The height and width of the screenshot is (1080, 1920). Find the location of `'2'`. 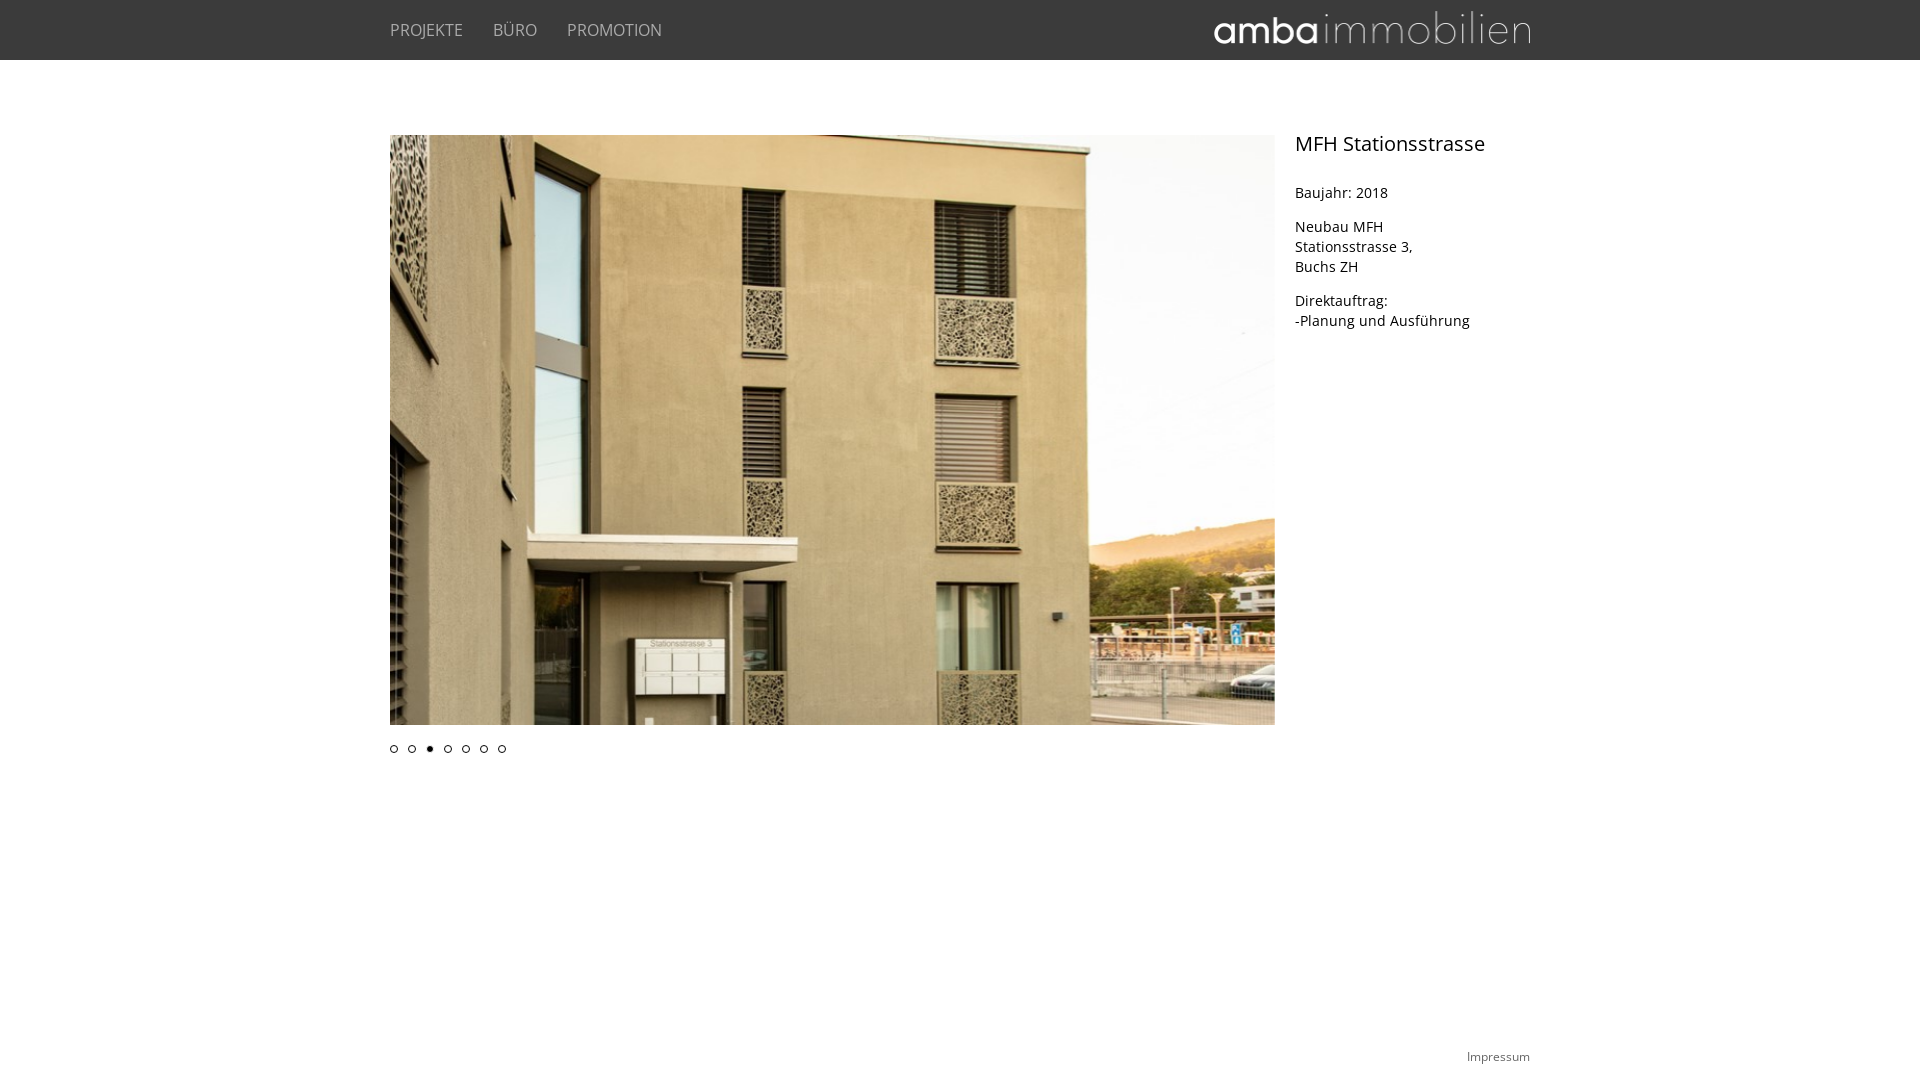

'2' is located at coordinates (411, 748).